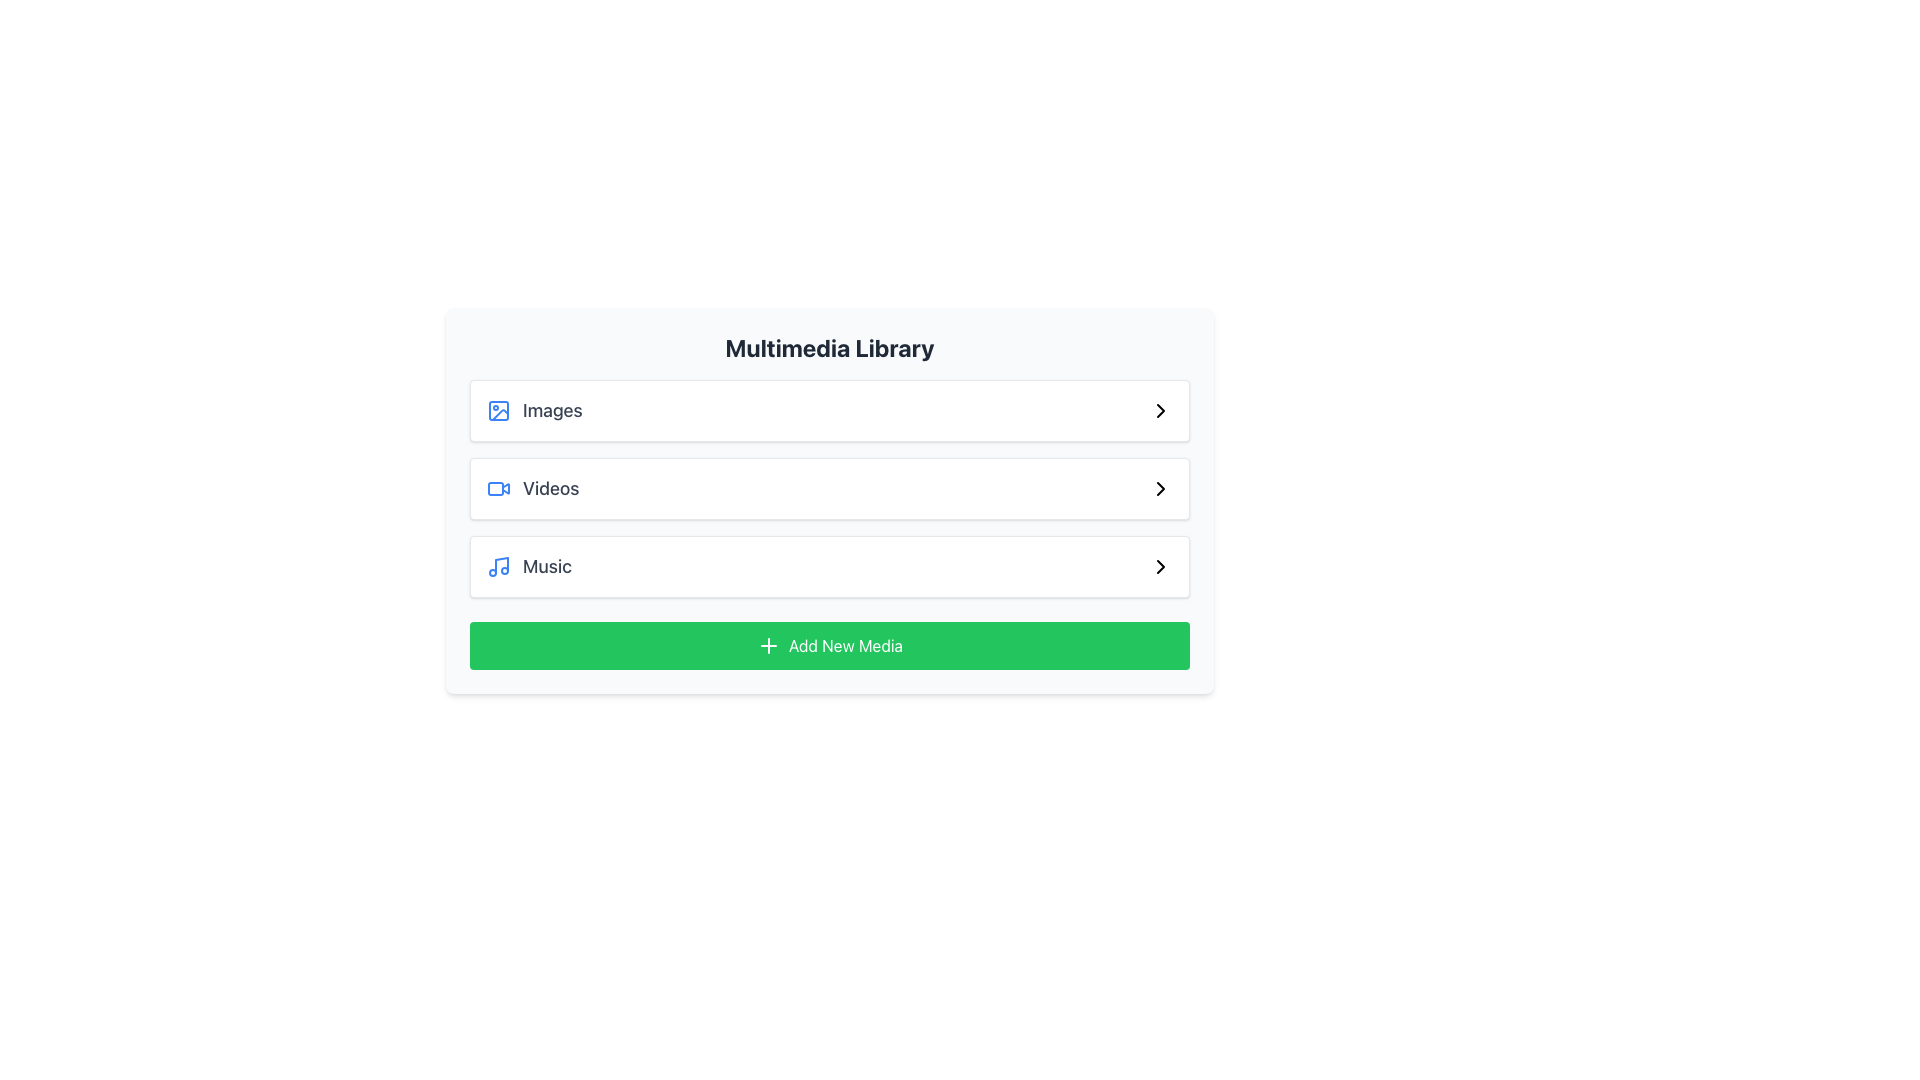  Describe the element at coordinates (533, 489) in the screenshot. I see `the second row item labeled 'Videos' in the Multimedia Library, which features a blue outline video camera icon and medium gray text` at that location.